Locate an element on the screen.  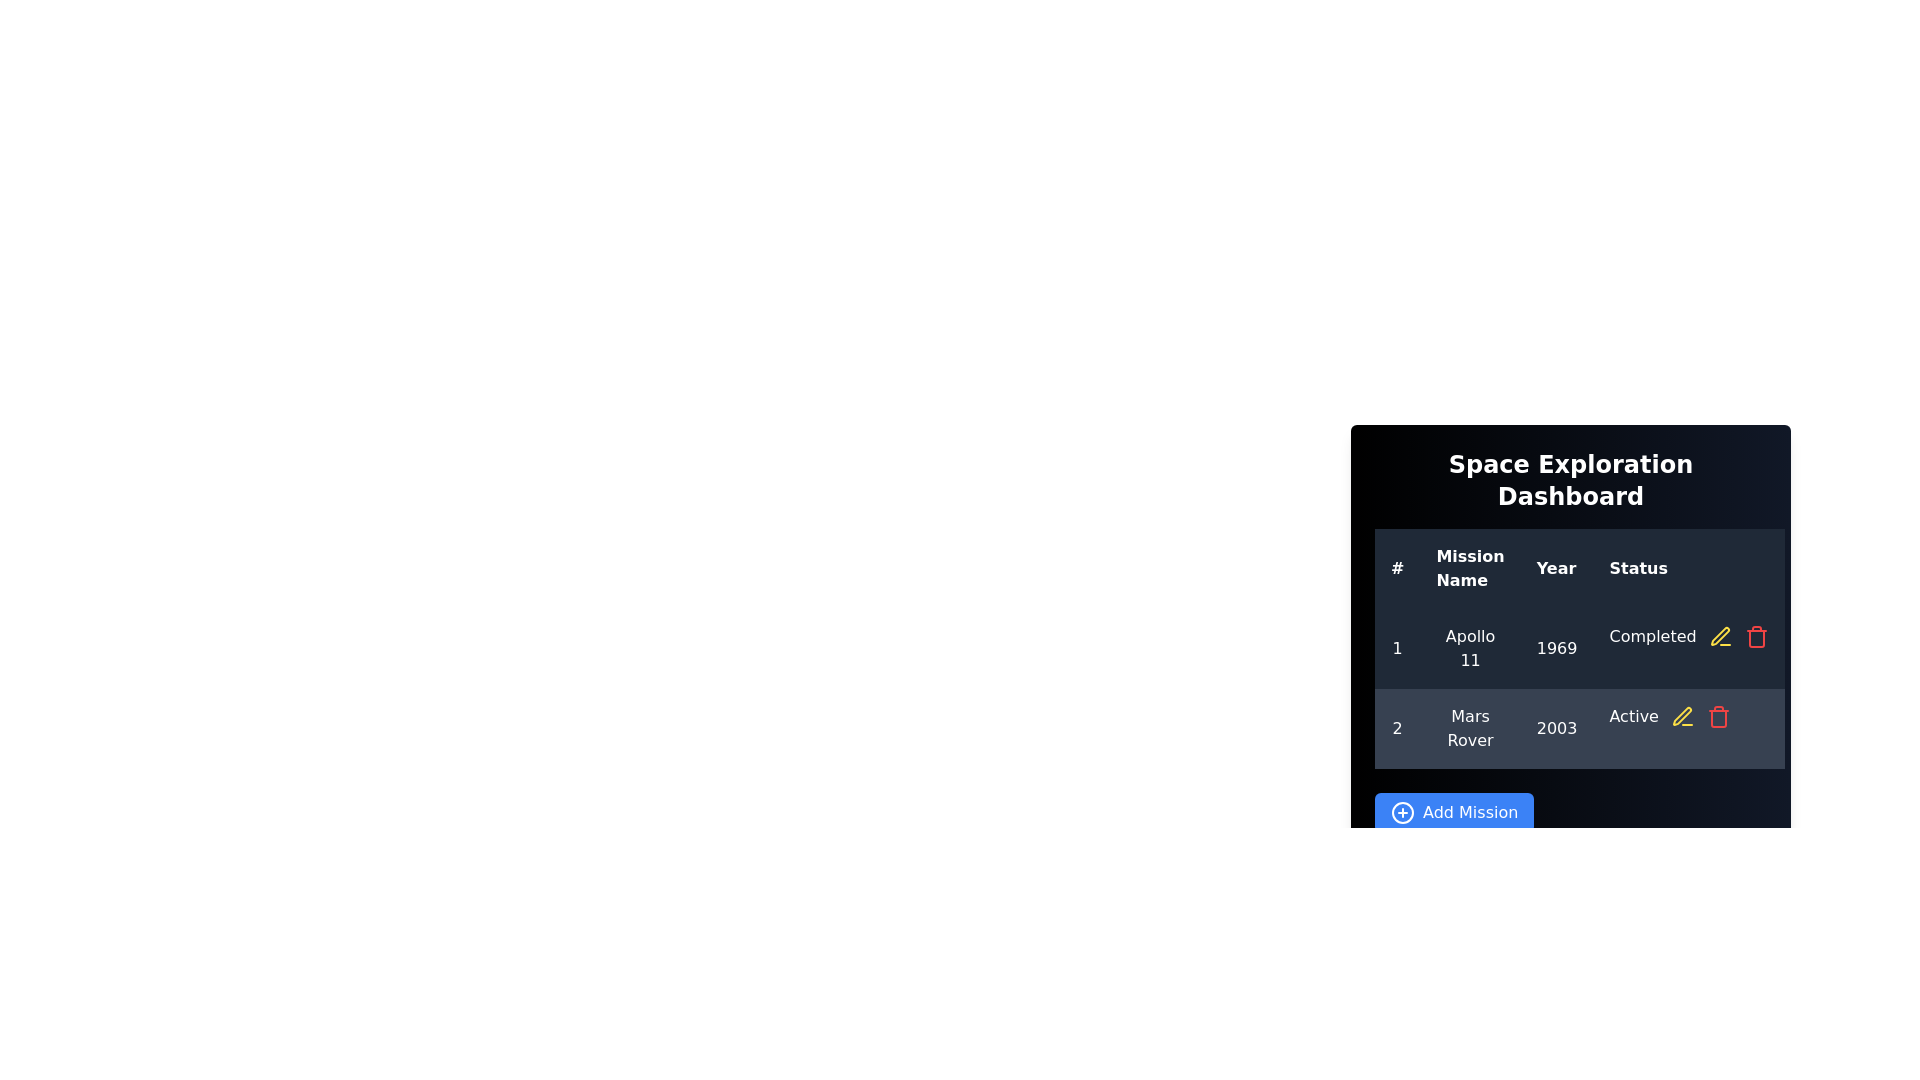
the first row in the table that displays information about a specific space mission to trigger hover-specific functionality is located at coordinates (1578, 648).